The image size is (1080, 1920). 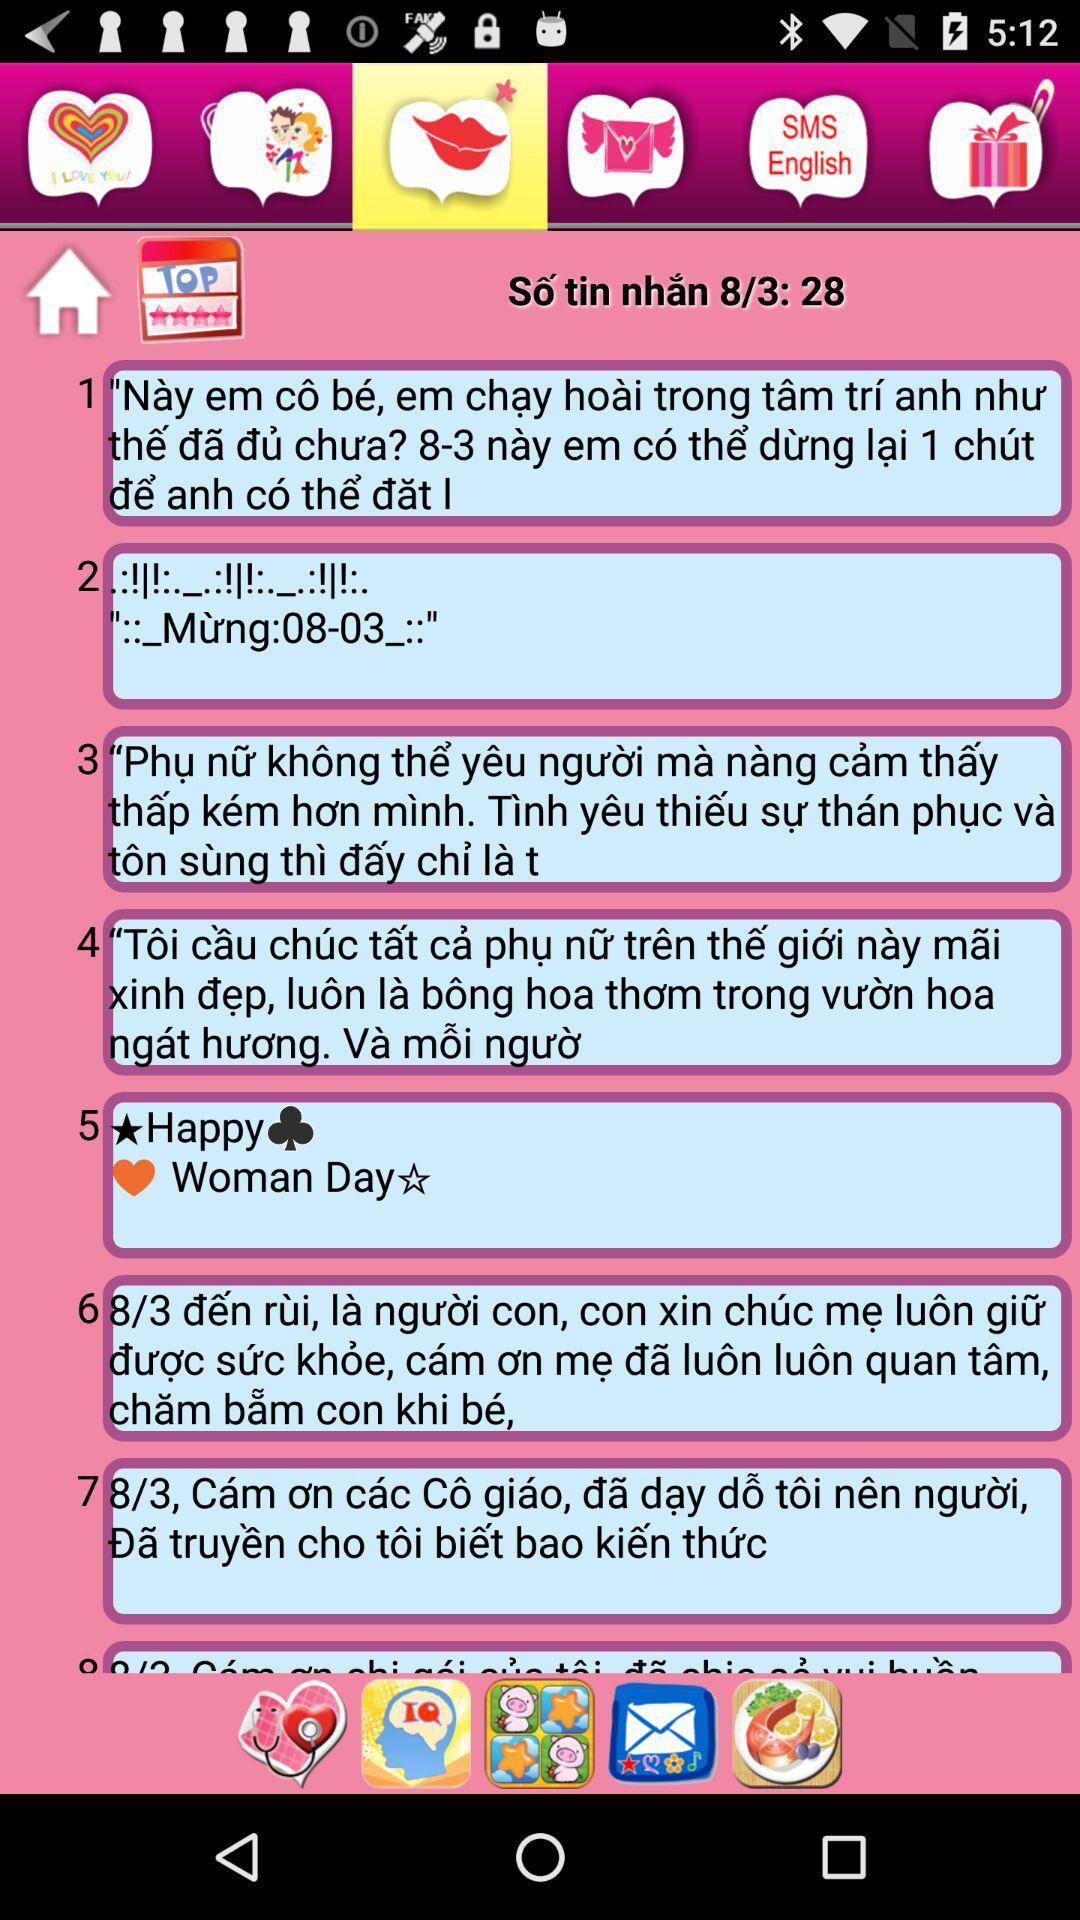 I want to click on open messages, so click(x=663, y=1732).